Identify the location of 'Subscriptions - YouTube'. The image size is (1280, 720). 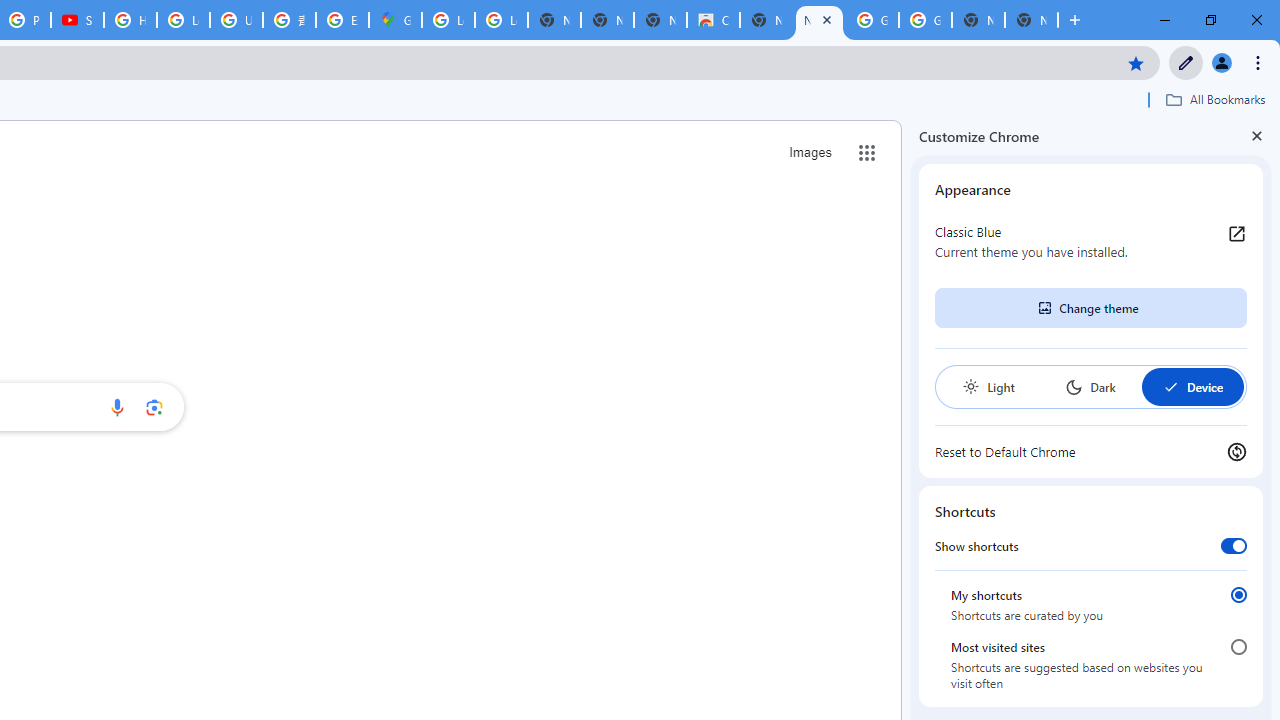
(77, 20).